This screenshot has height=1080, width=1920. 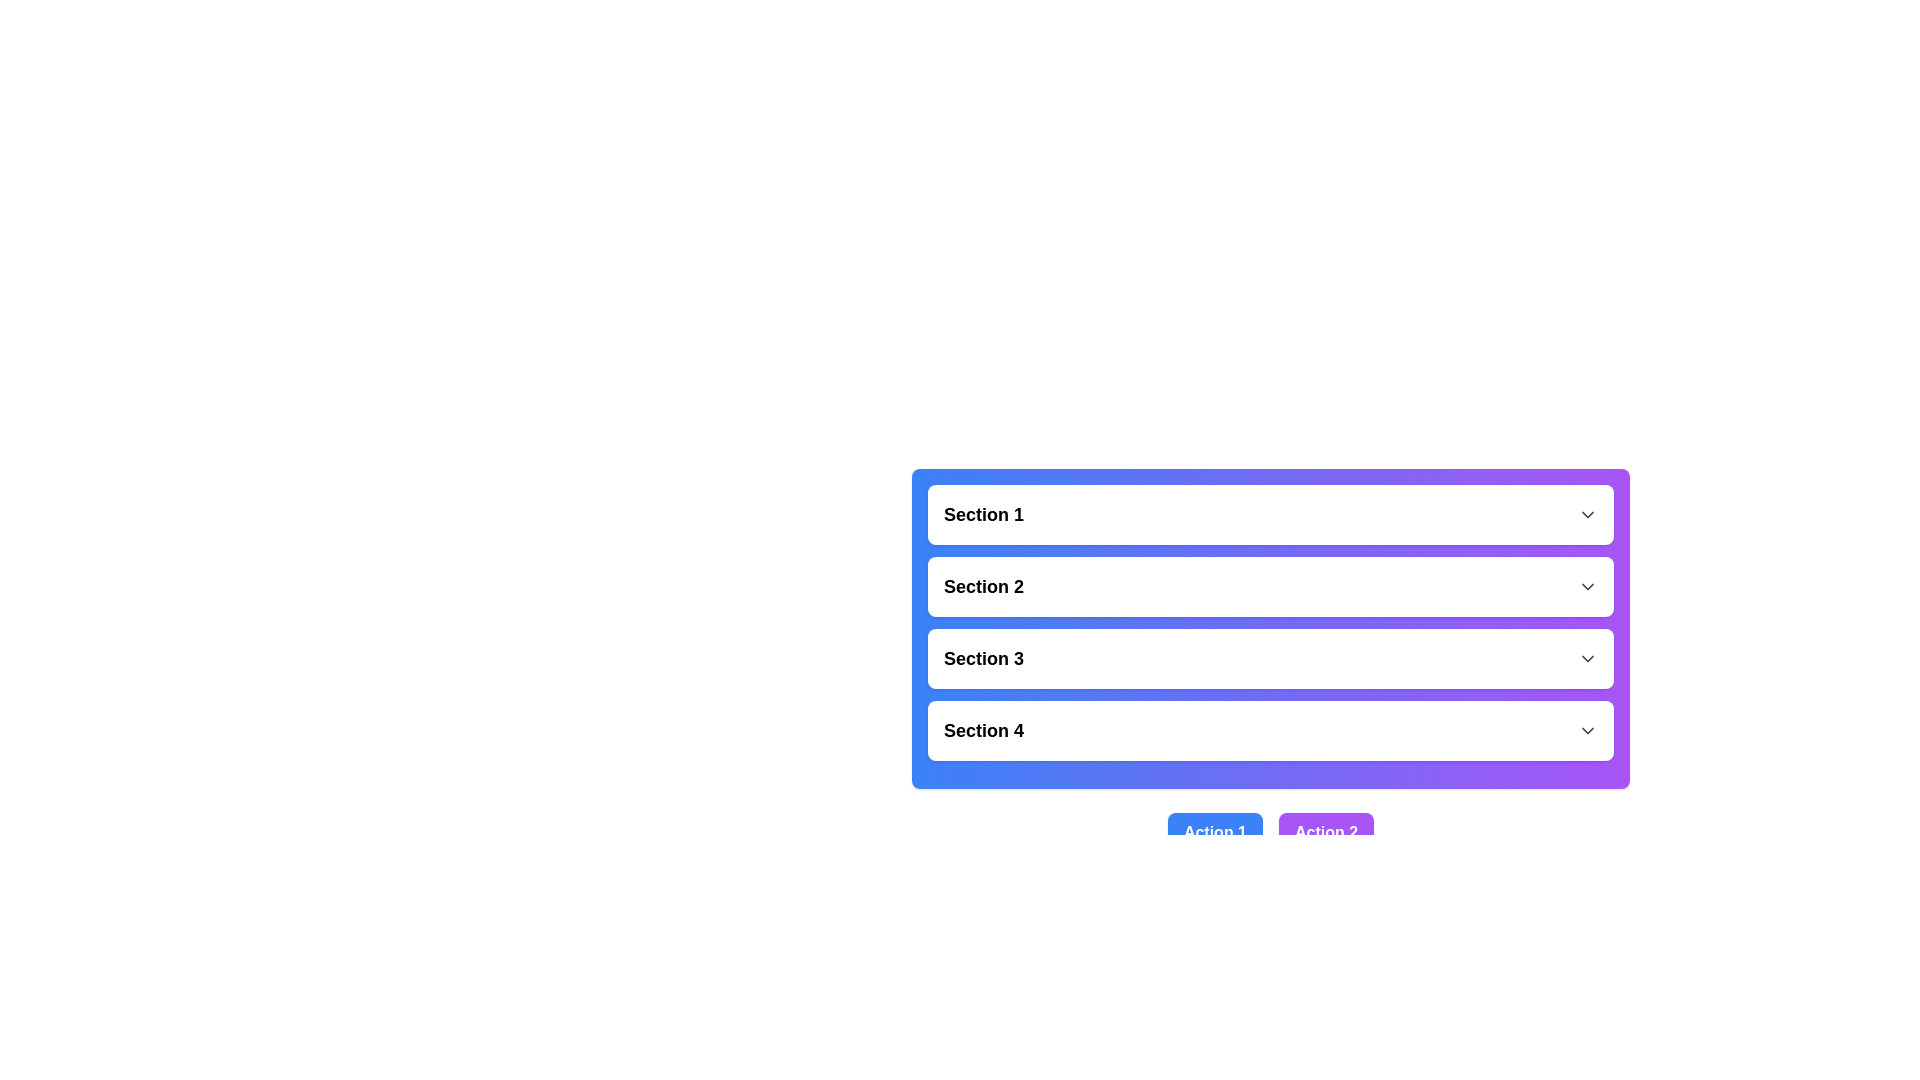 I want to click on the 'Section 2' text label, which is styled in a bold, larger sans-serif font and indicates the title of the second section in a vertically stacked layout, so click(x=983, y=585).